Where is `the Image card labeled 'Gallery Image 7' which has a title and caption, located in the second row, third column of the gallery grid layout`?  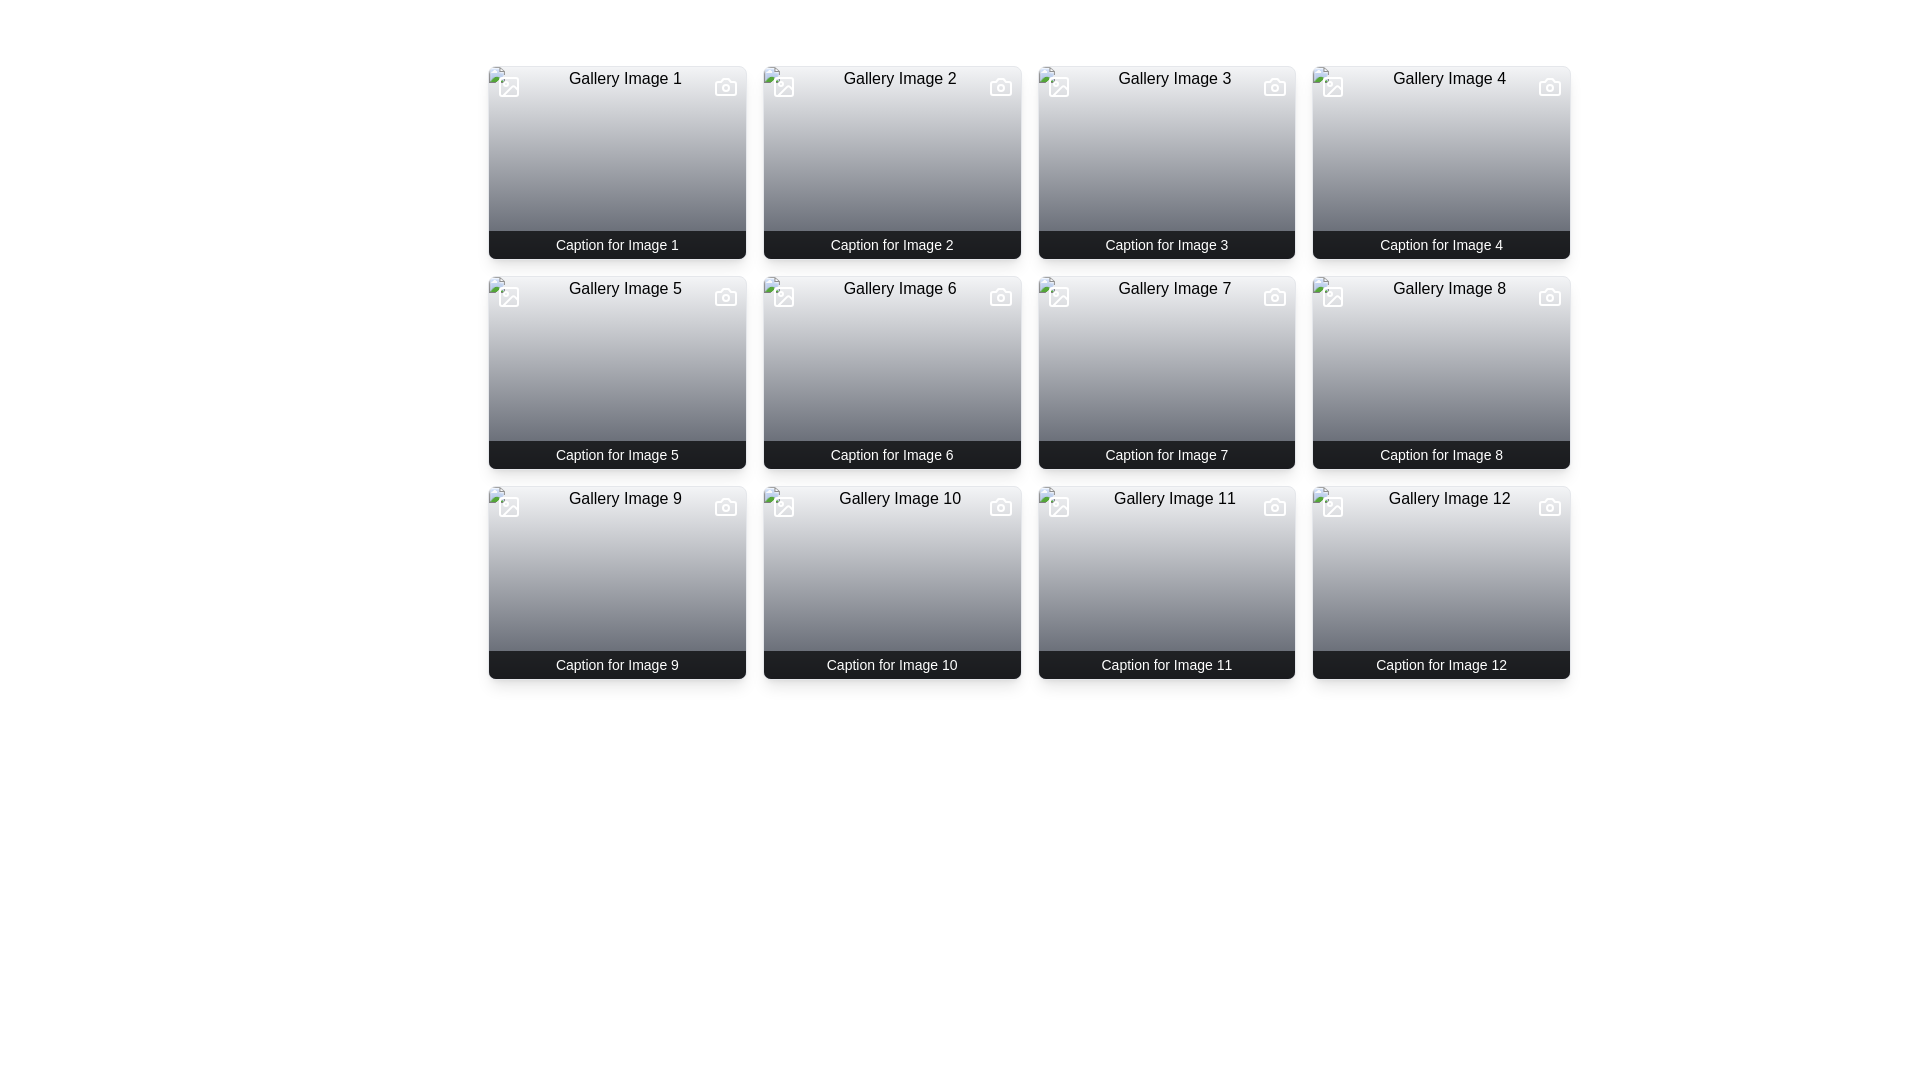
the Image card labeled 'Gallery Image 7' which has a title and caption, located in the second row, third column of the gallery grid layout is located at coordinates (1166, 373).